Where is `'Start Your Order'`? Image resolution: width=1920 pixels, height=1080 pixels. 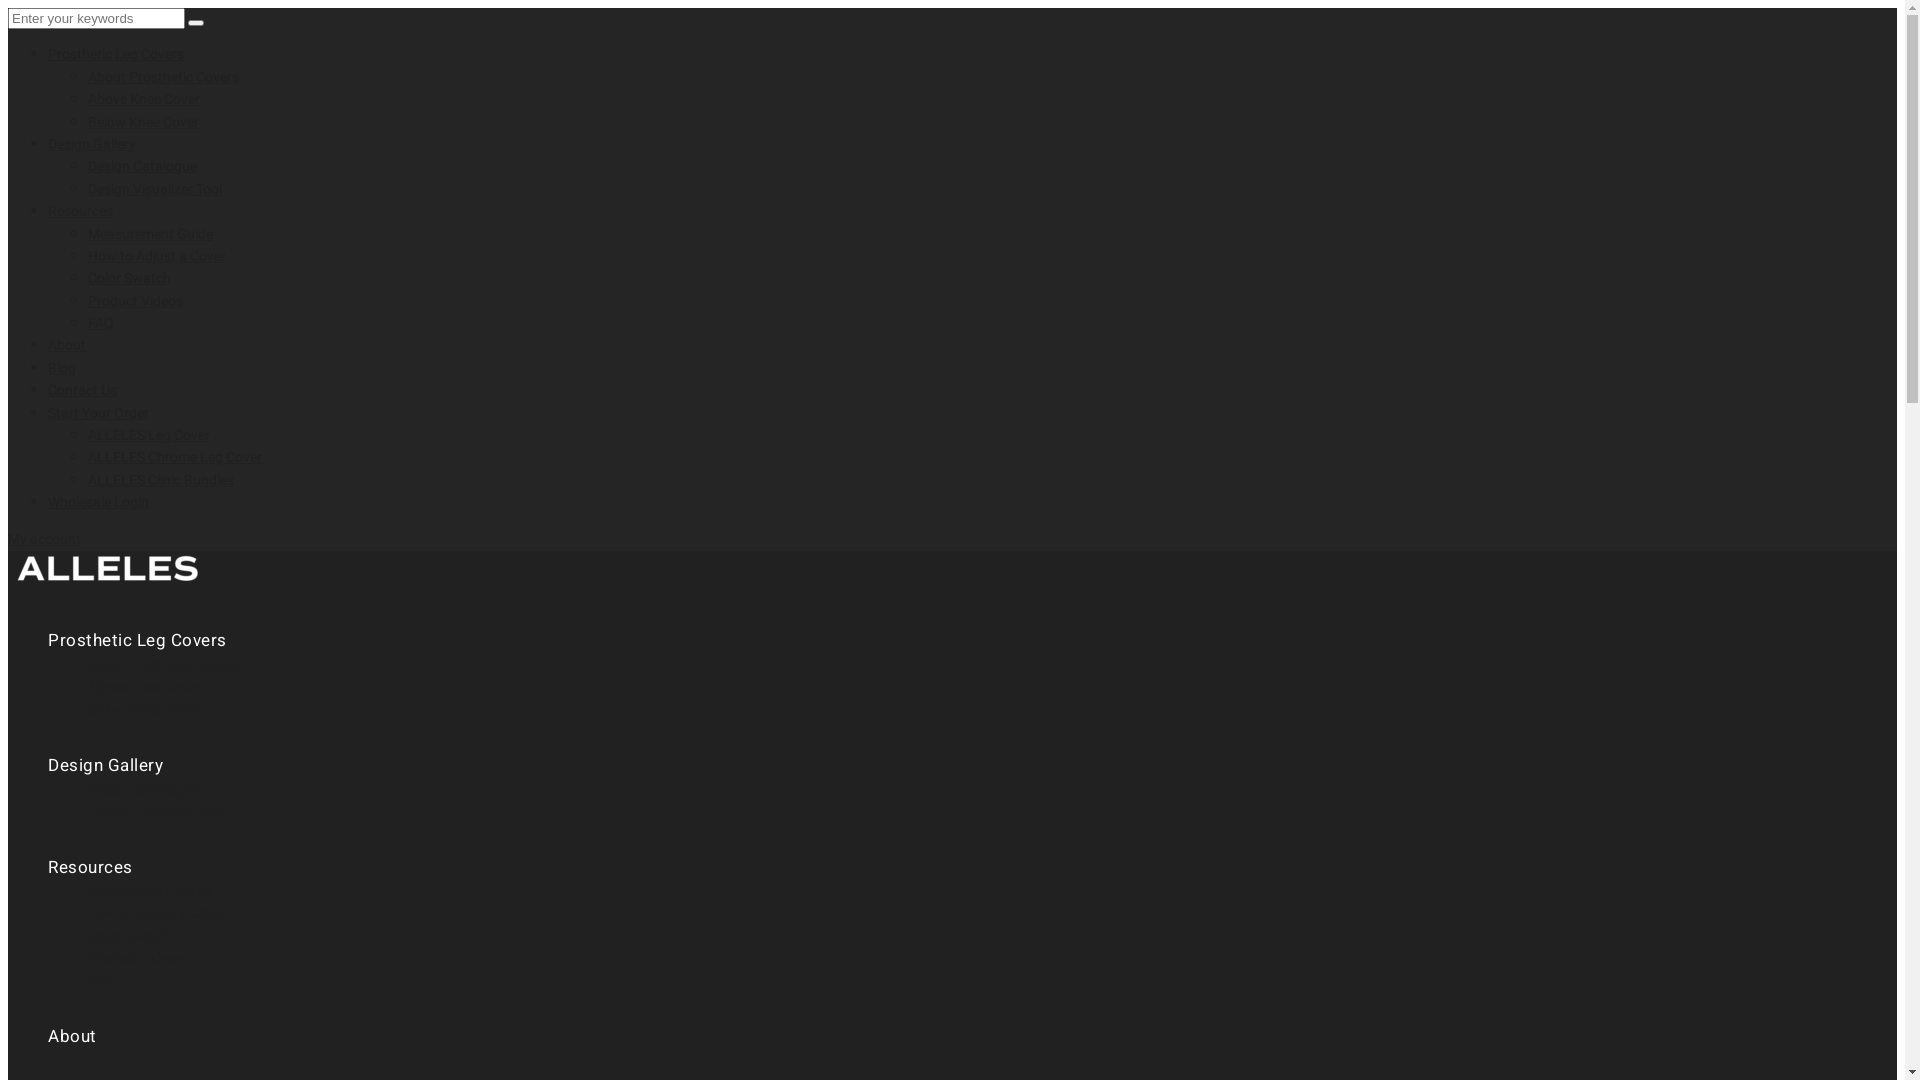 'Start Your Order' is located at coordinates (97, 412).